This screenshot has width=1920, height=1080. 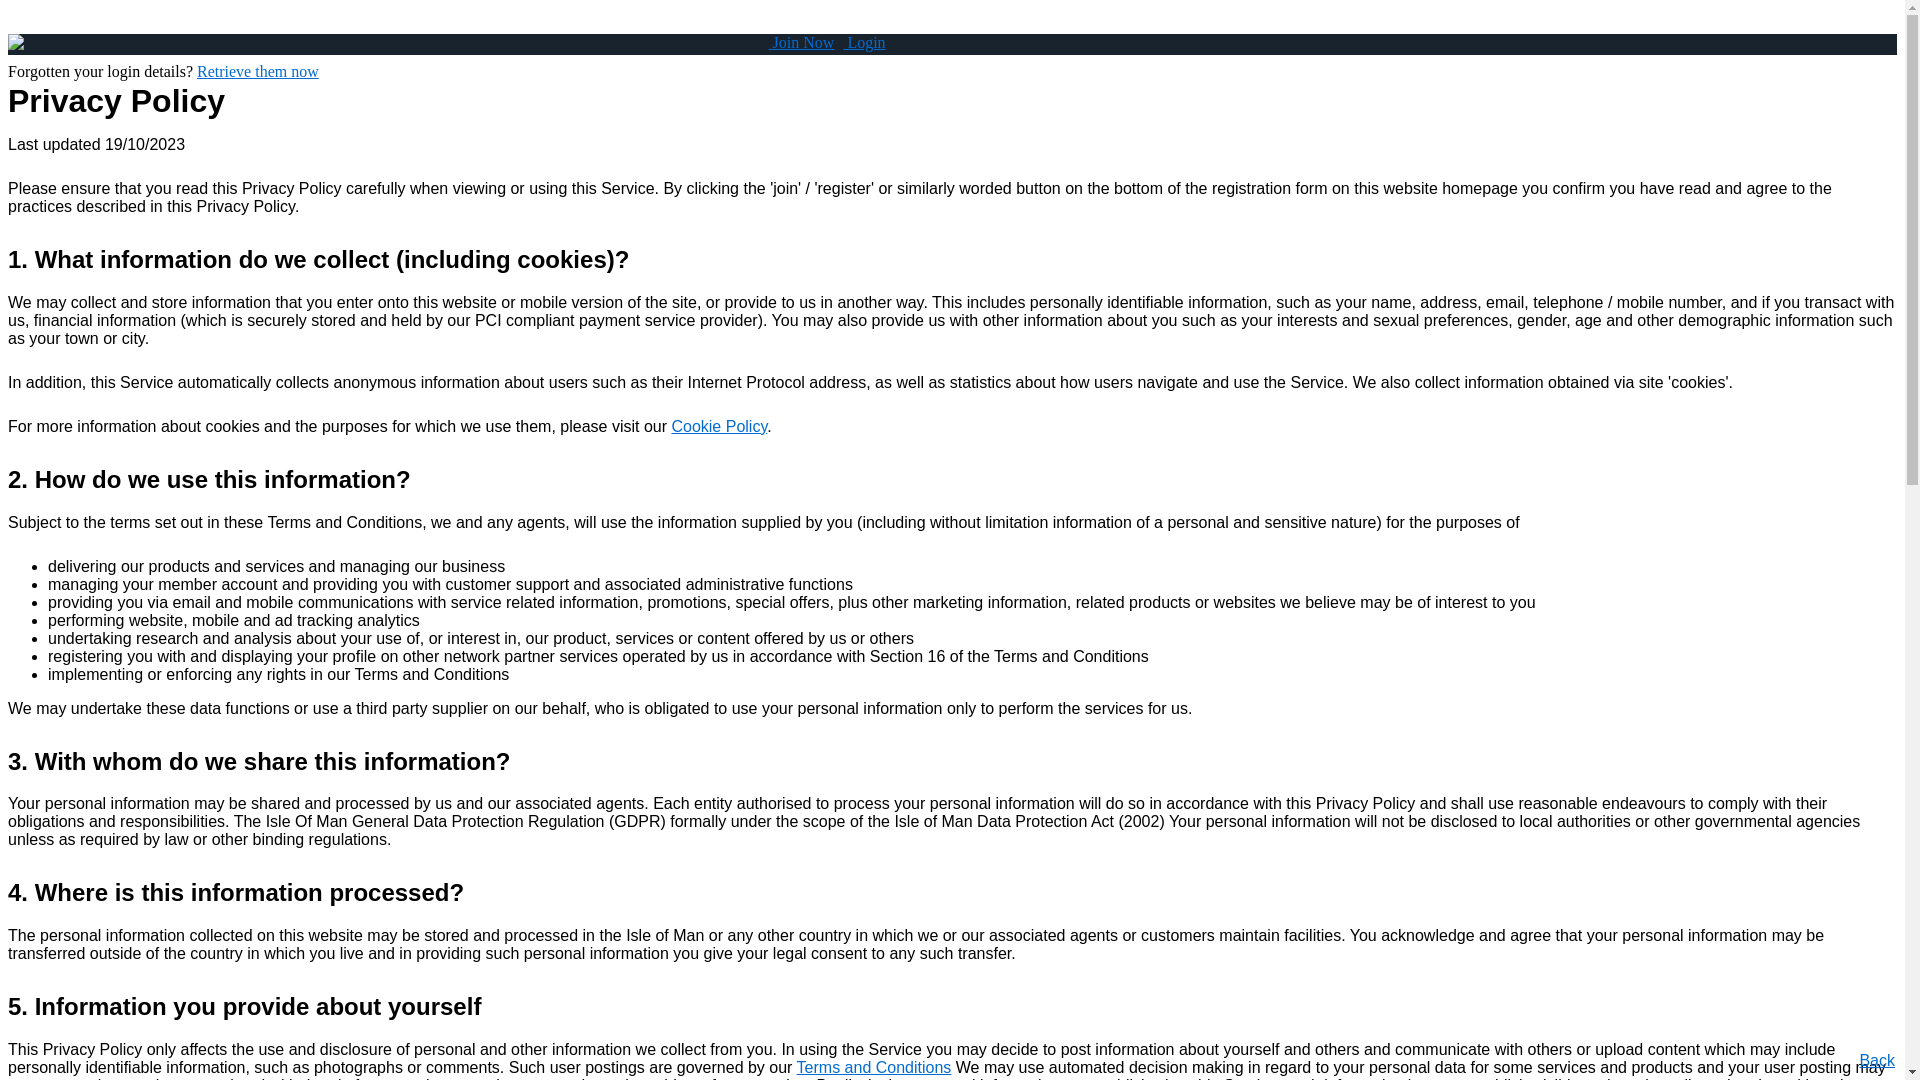 I want to click on 'Retrieve them now', so click(x=257, y=70).